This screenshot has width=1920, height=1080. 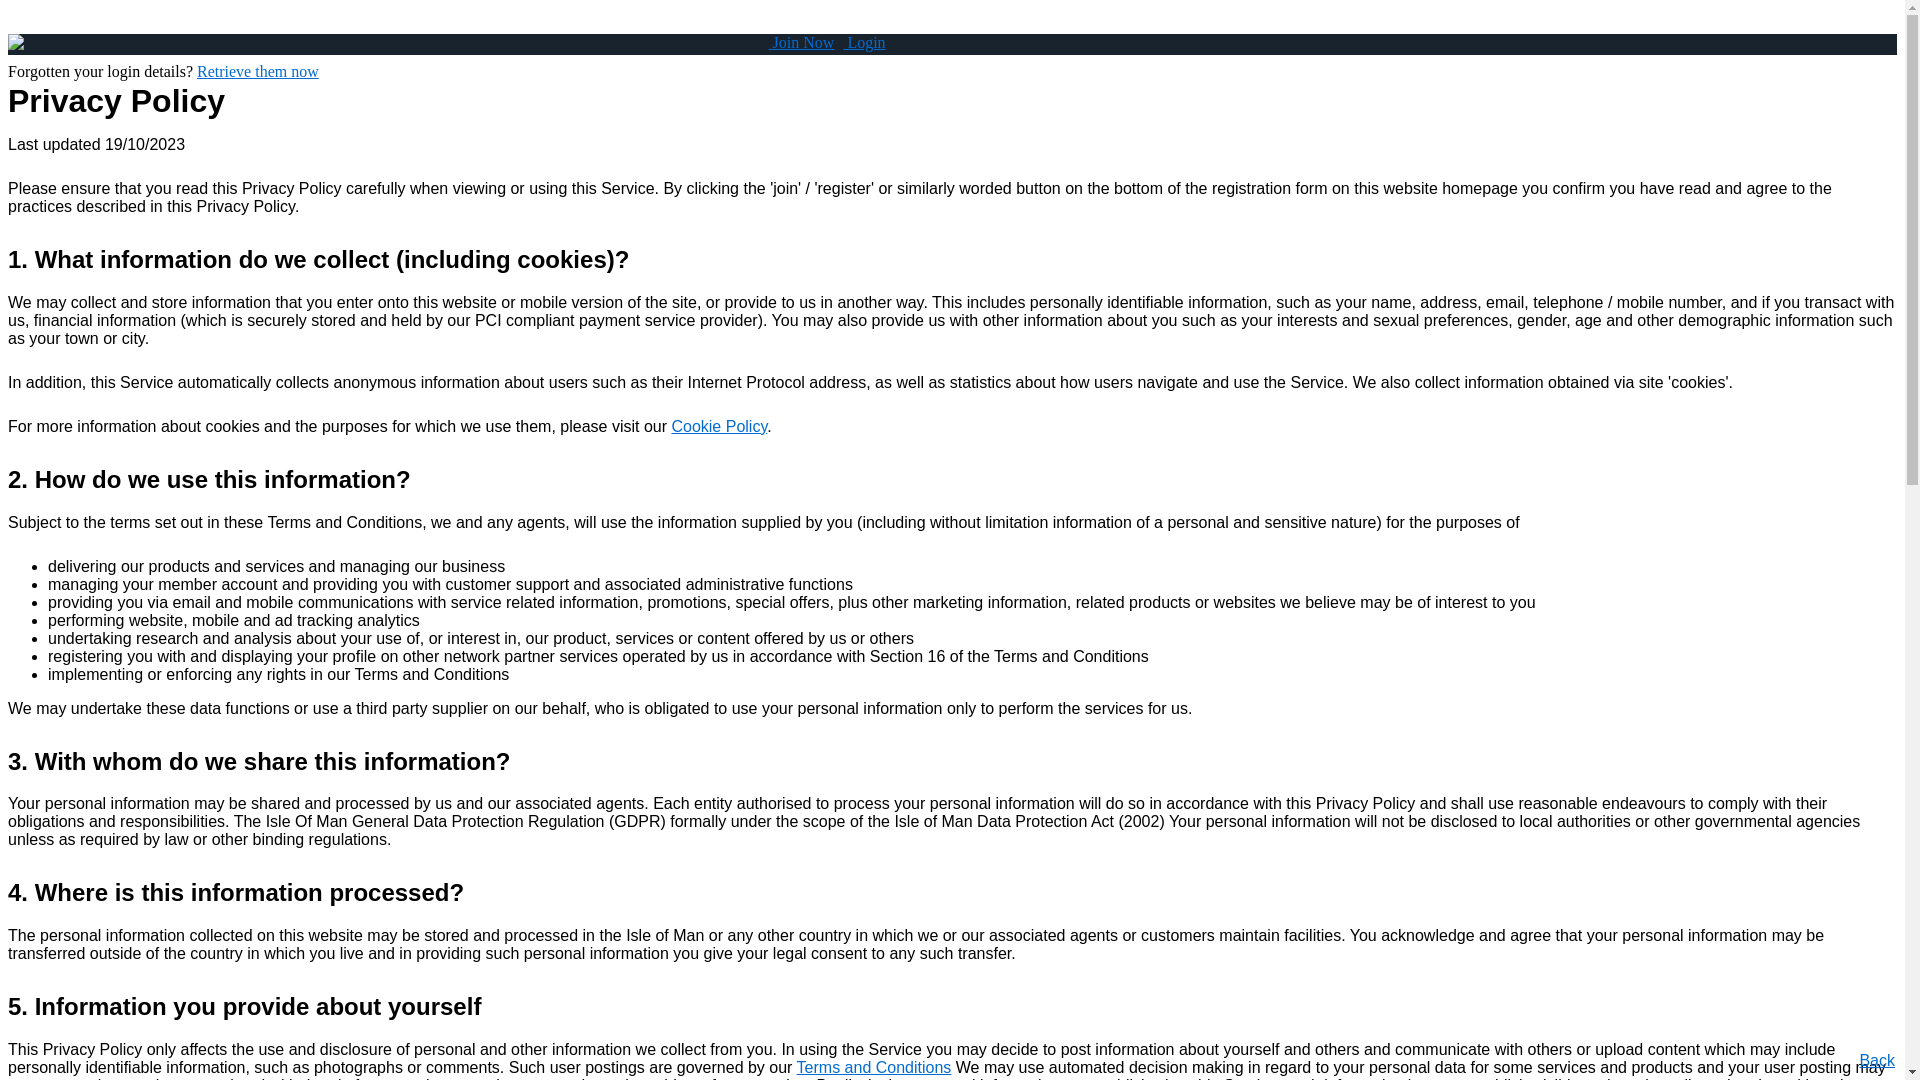 I want to click on 'Retrieve them now', so click(x=257, y=70).